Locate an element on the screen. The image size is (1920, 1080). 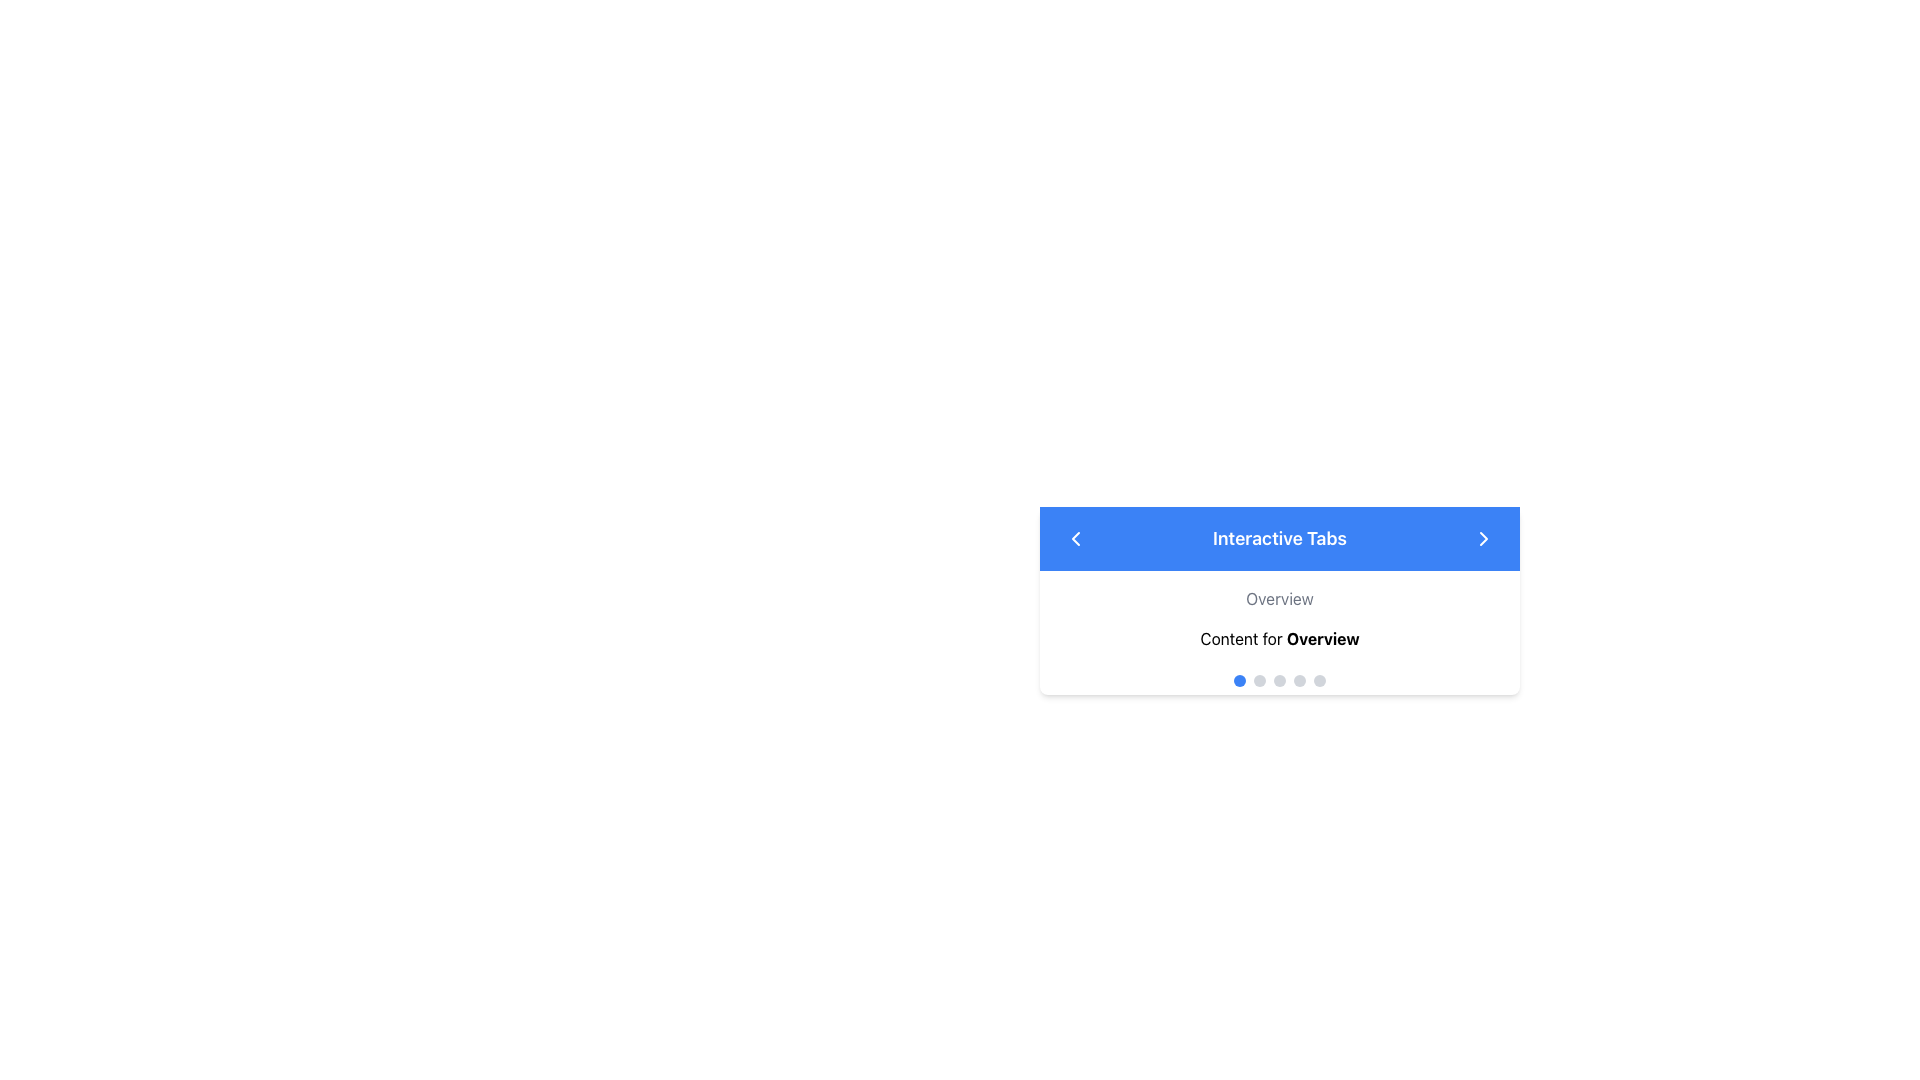
the fifth navigation dot in the progress tracker located centrally below the 'Content for Overview' area is located at coordinates (1320, 680).